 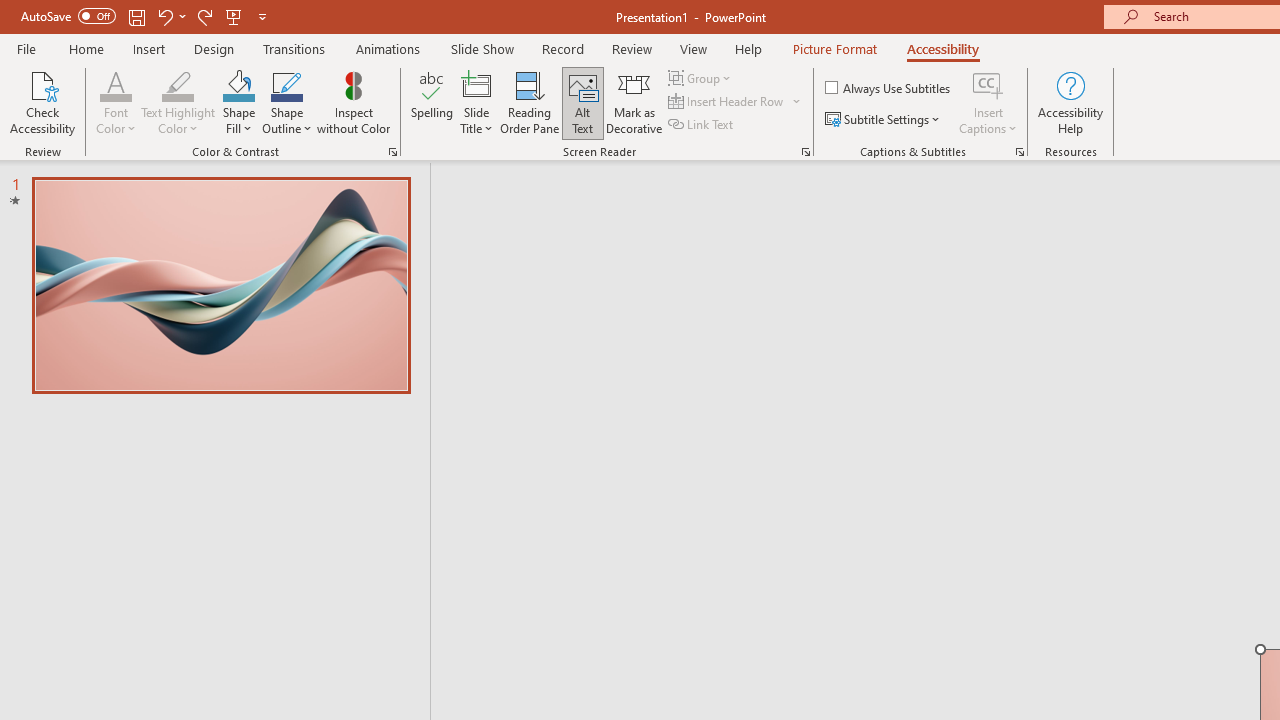 What do you see at coordinates (392, 150) in the screenshot?
I see `'Color & Contrast'` at bounding box center [392, 150].